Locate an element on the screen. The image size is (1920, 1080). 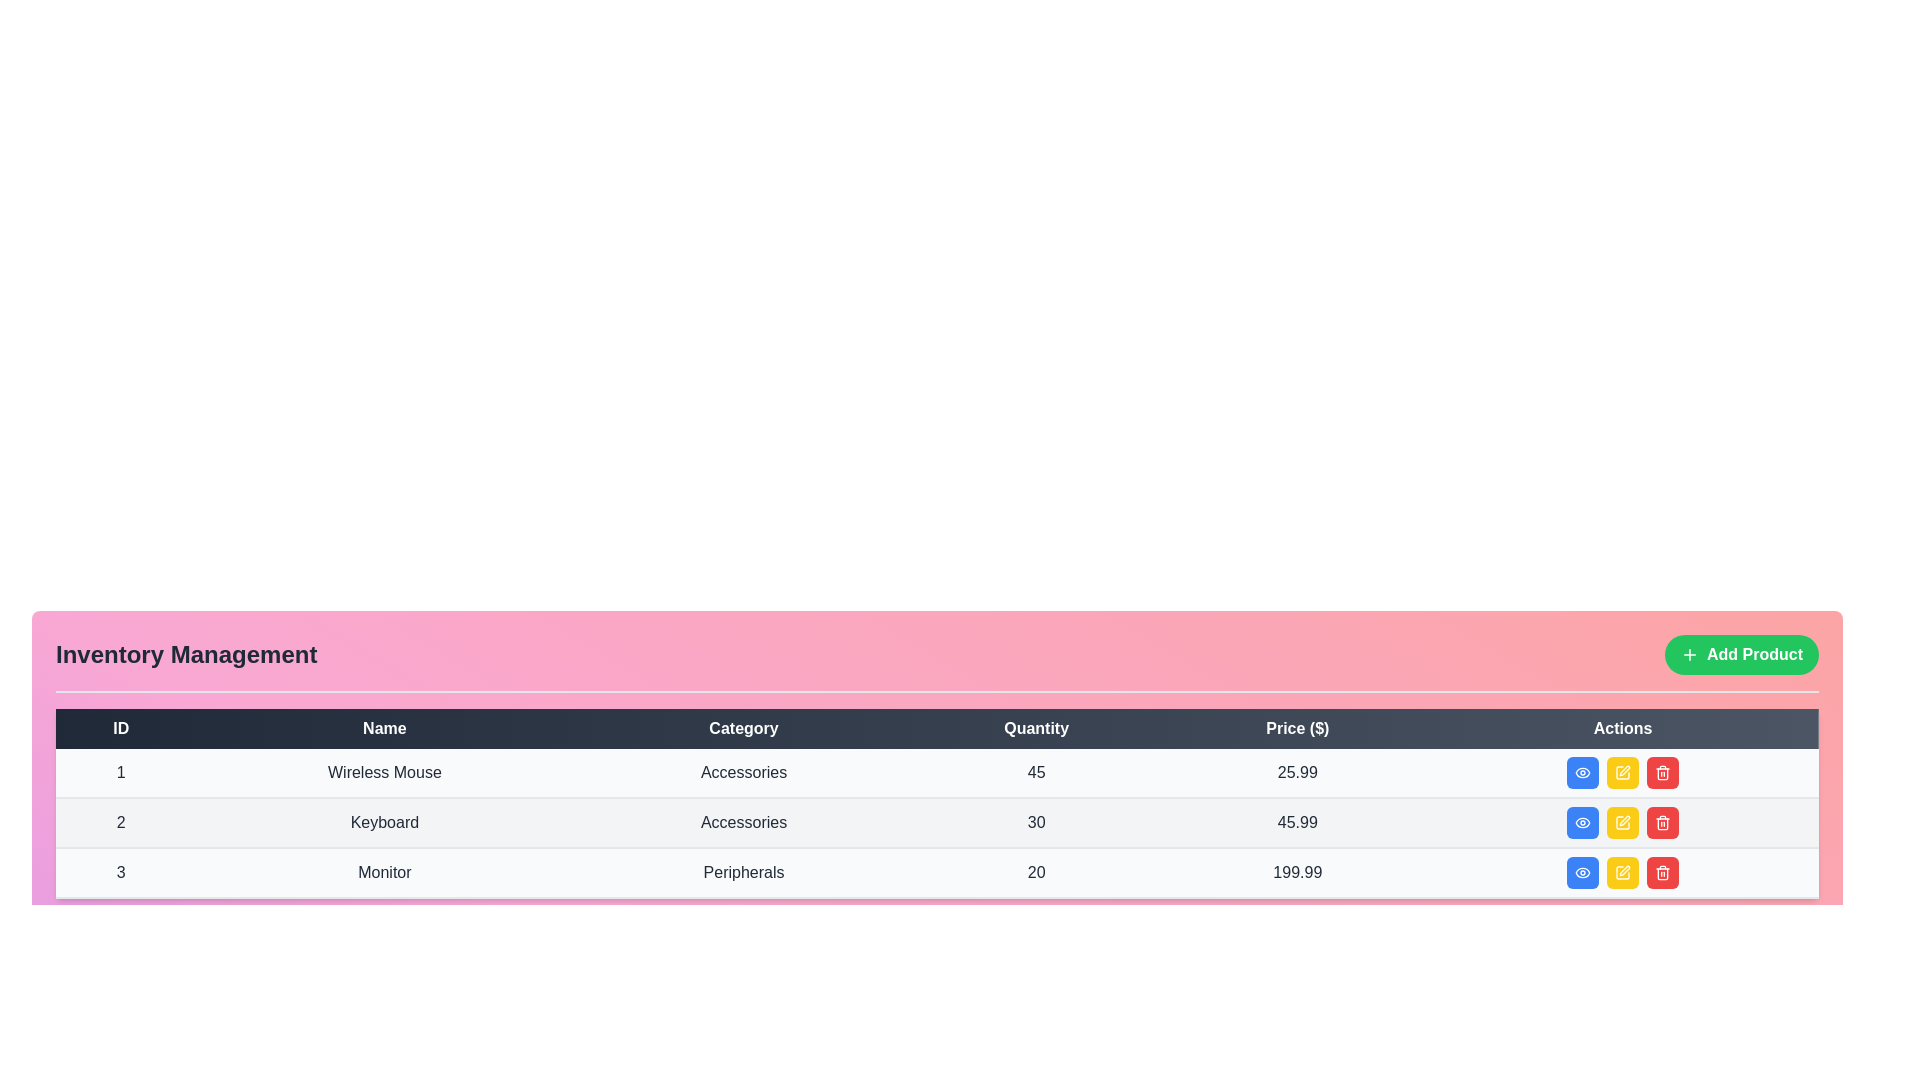
the icon button in the third row of the 'Actions' column is located at coordinates (1582, 871).